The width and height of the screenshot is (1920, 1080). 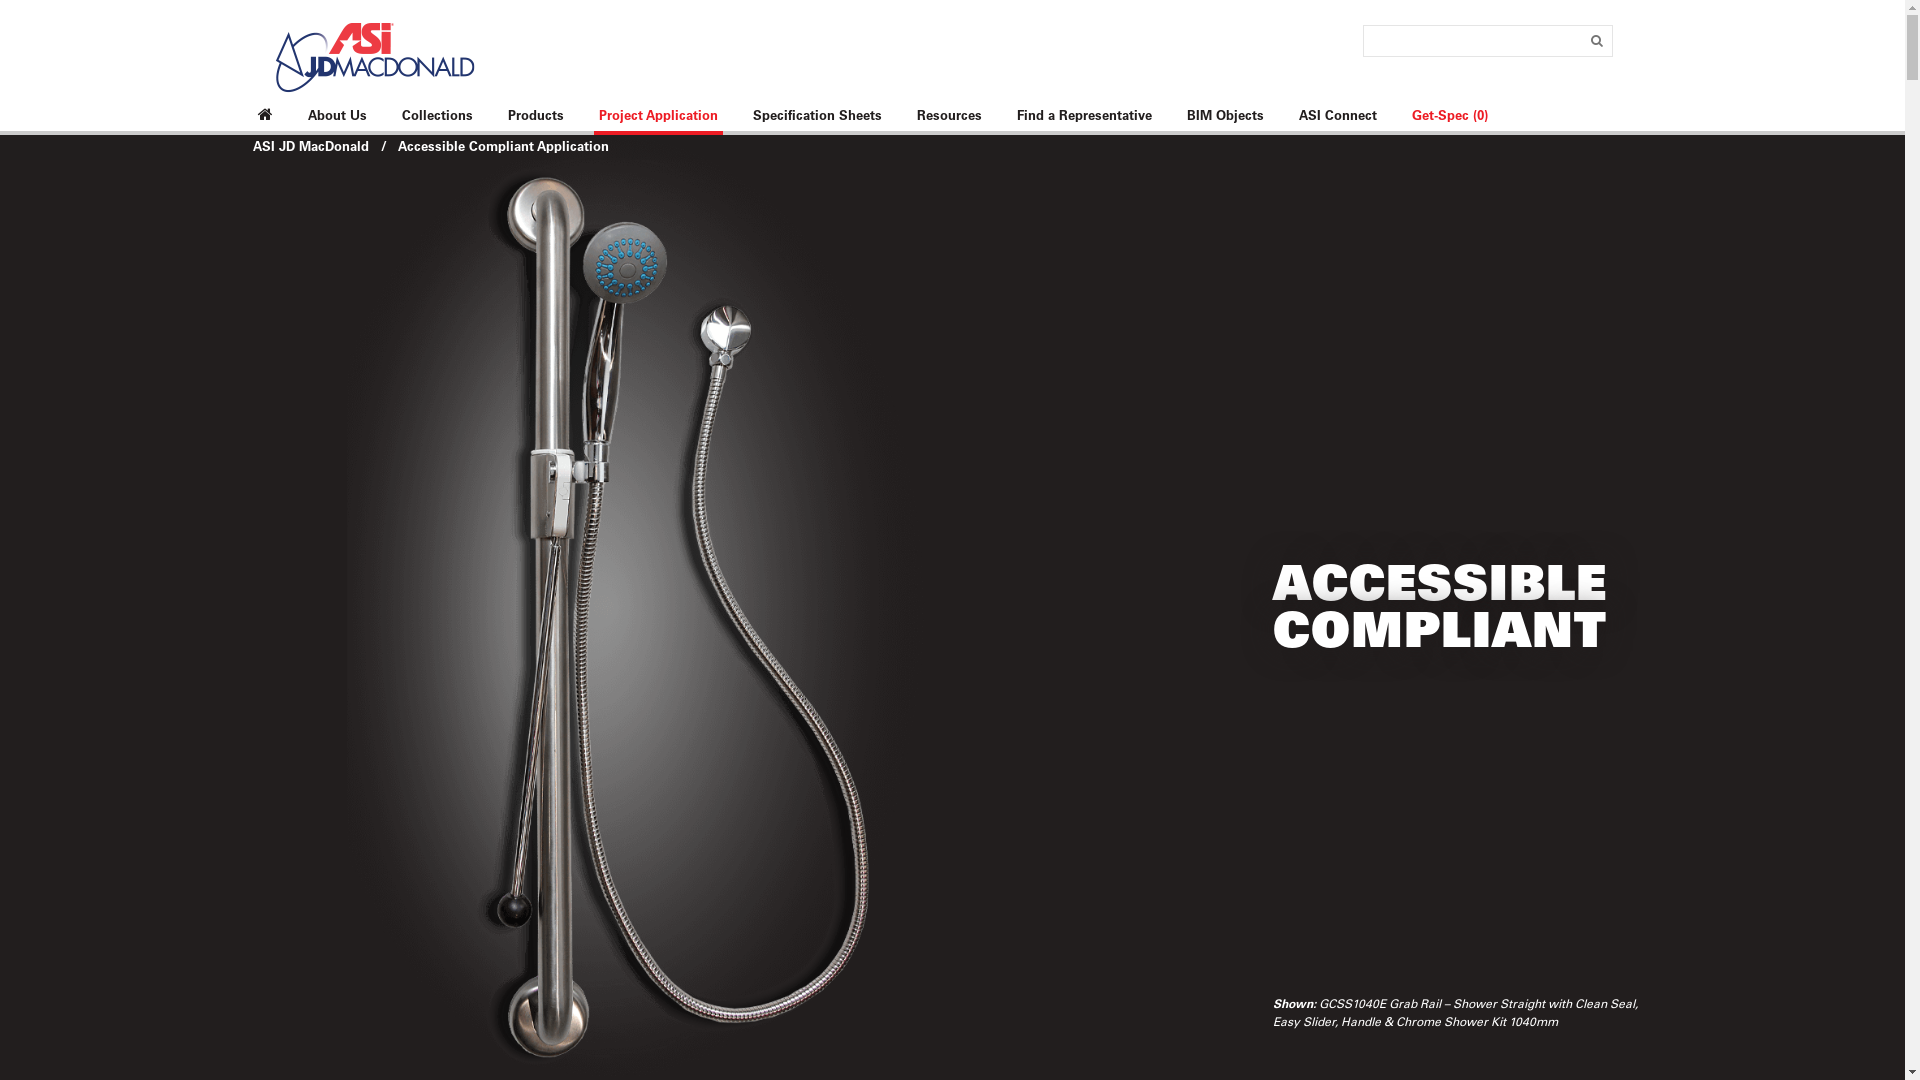 I want to click on 'Project Application', so click(x=658, y=118).